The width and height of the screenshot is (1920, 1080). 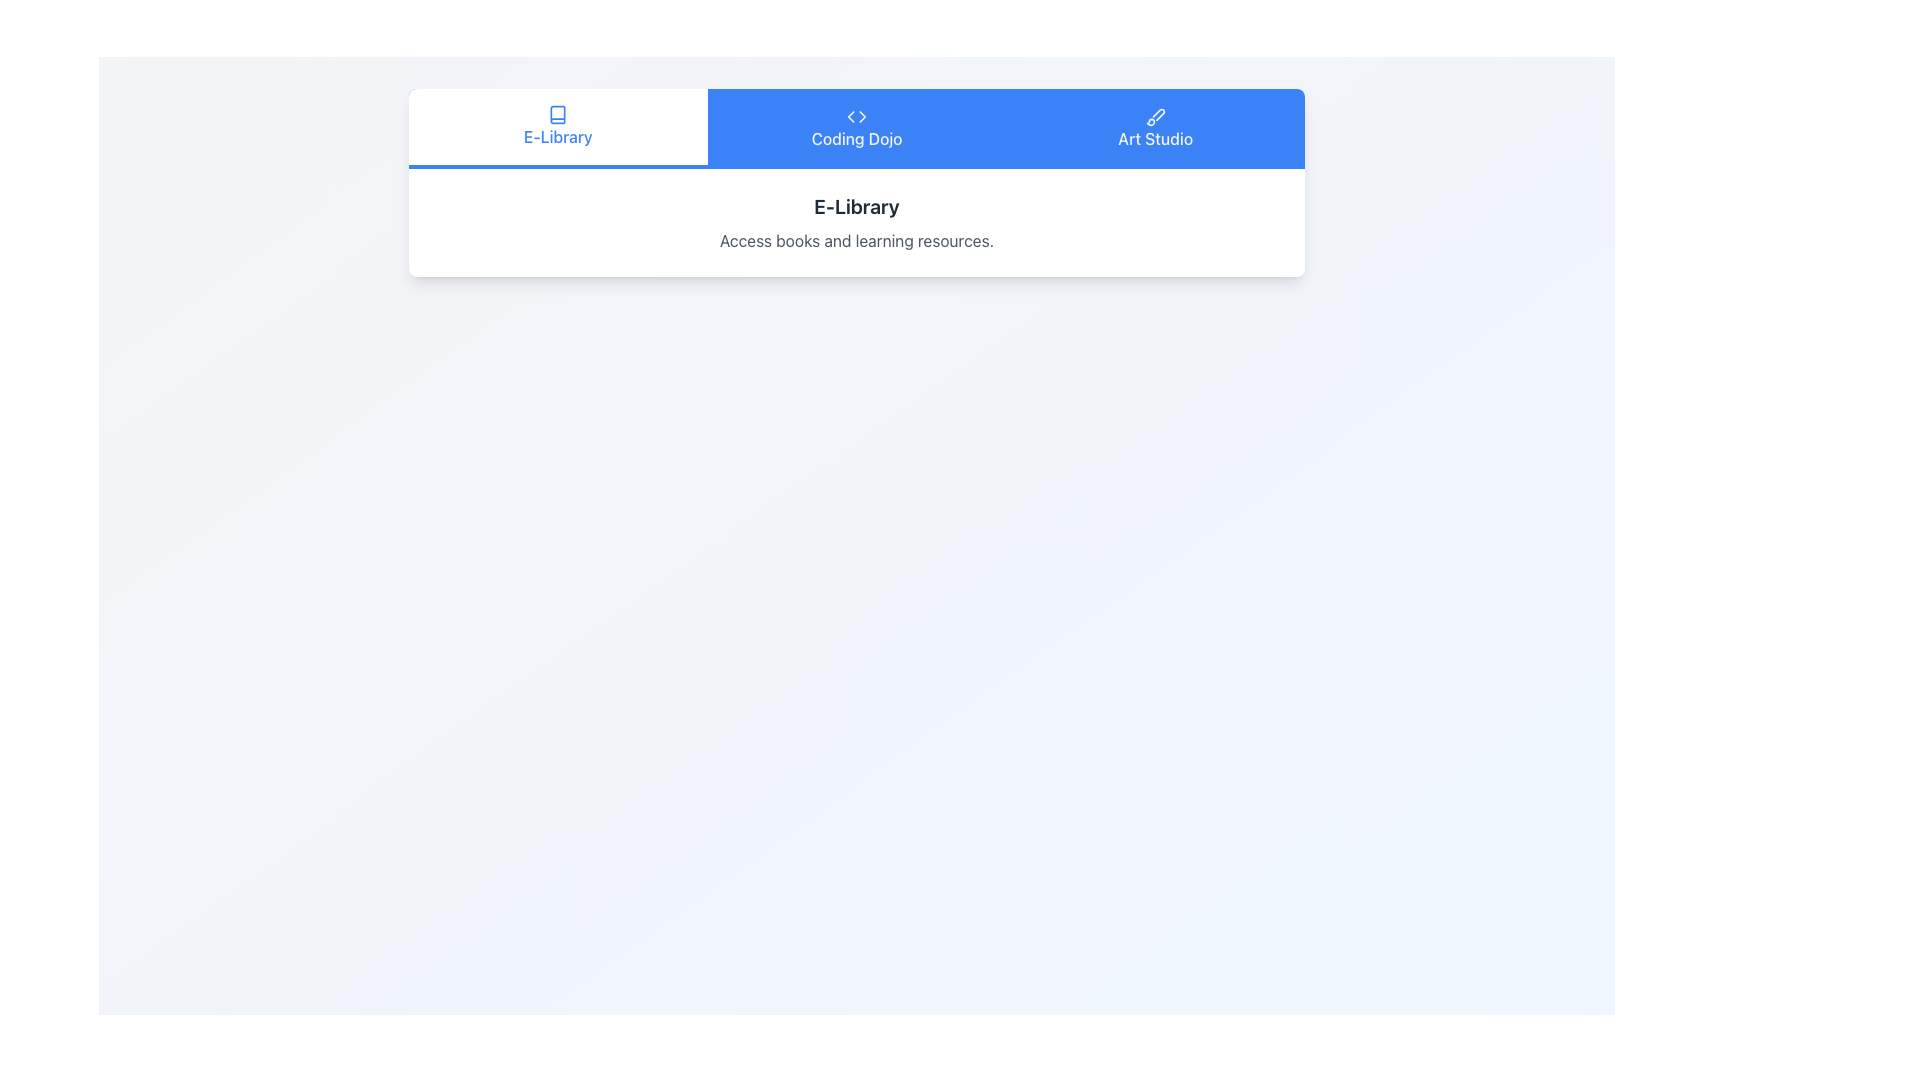 I want to click on the static text block that contains the phrase 'Access books and learning resources.' which is styled in a smaller, grayed-out font and located beneath the 'E-Library' header, so click(x=857, y=239).